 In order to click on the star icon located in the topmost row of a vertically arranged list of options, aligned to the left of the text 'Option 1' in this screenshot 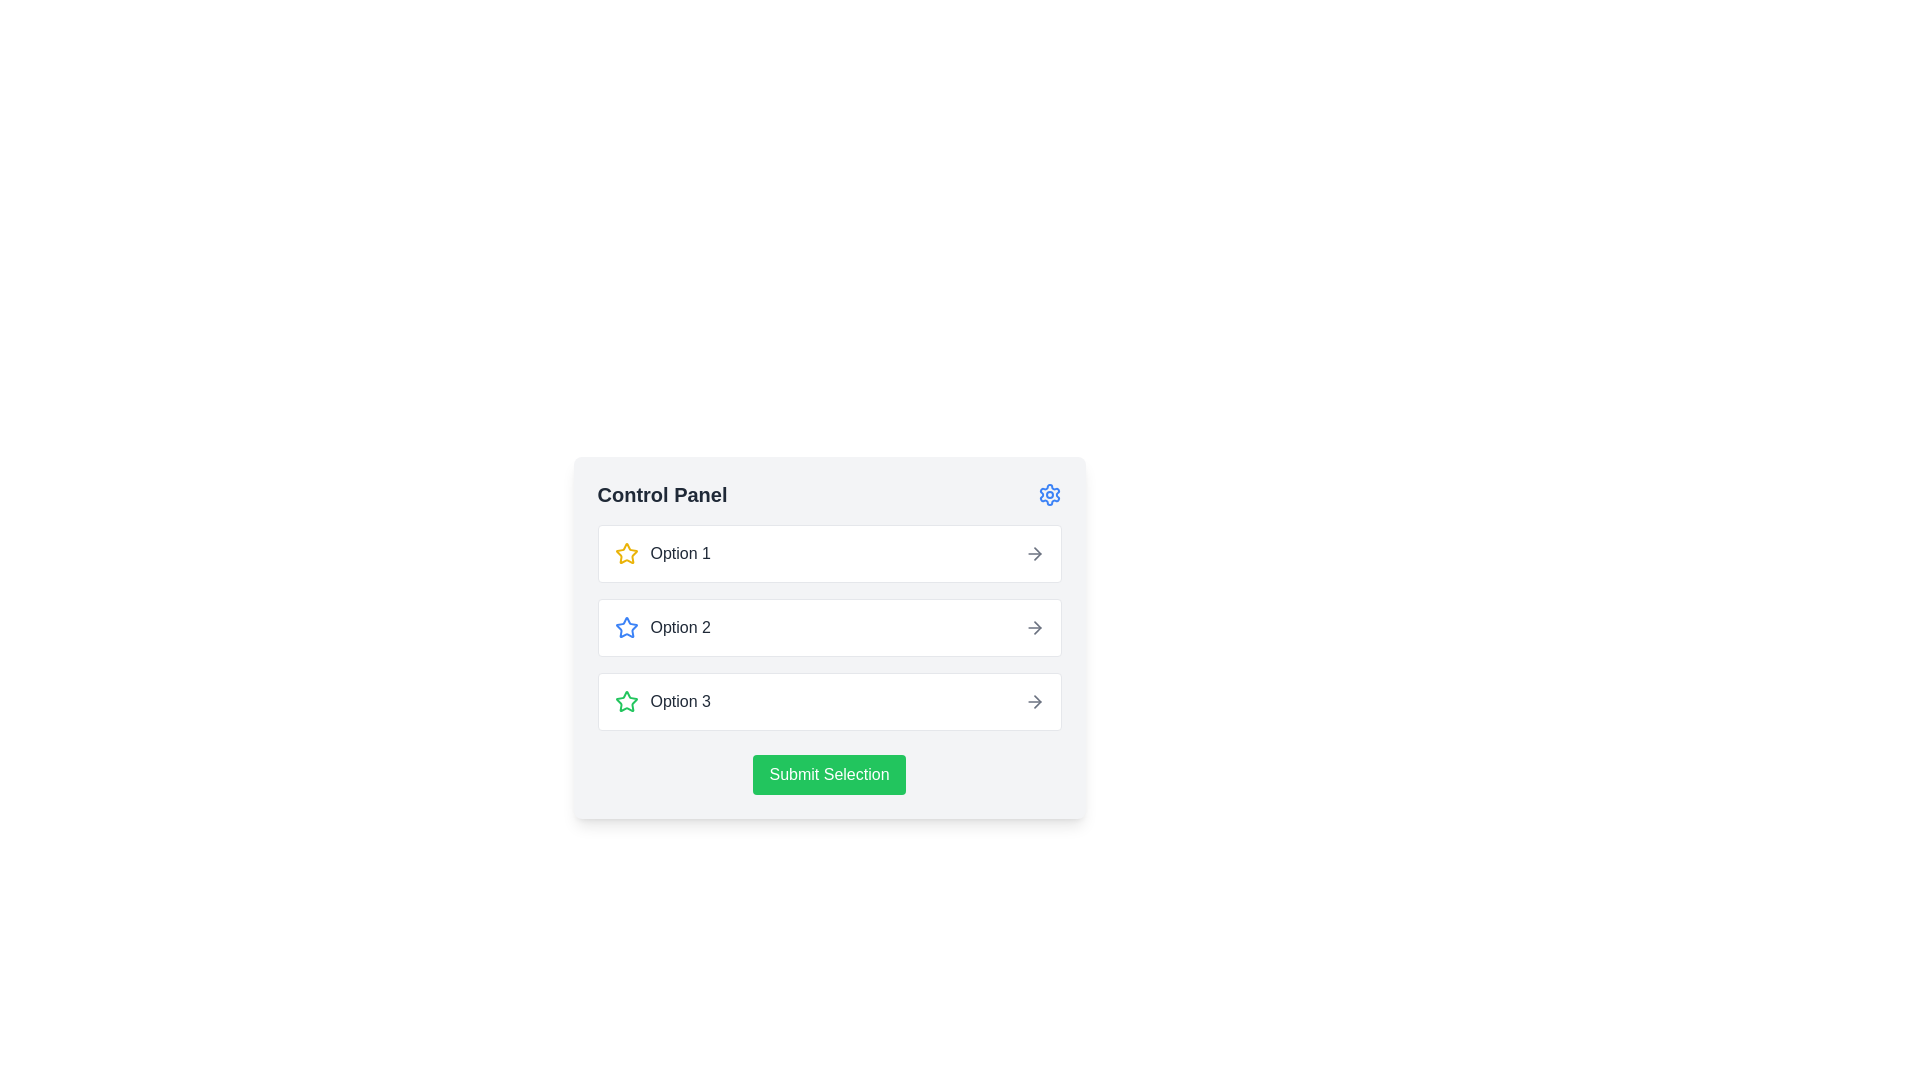, I will do `click(625, 554)`.